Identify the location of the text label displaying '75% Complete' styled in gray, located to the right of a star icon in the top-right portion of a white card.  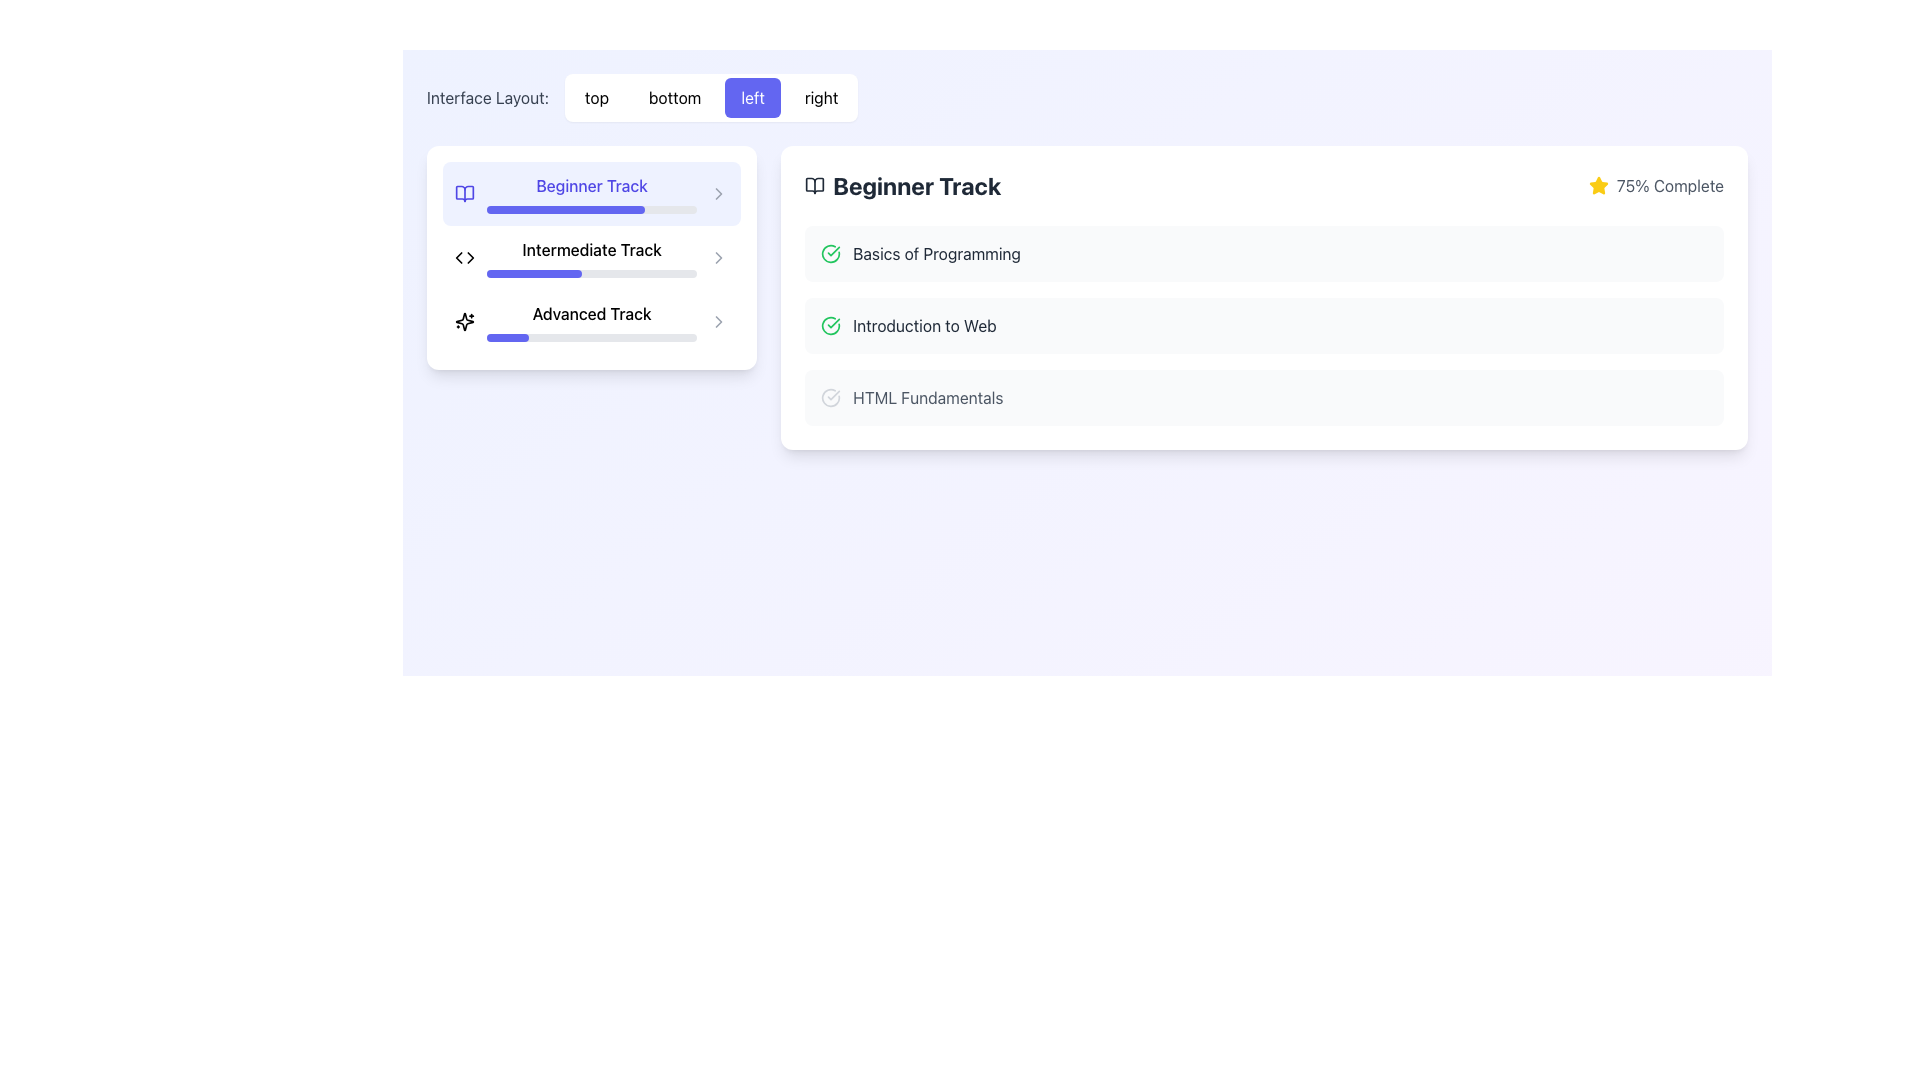
(1670, 185).